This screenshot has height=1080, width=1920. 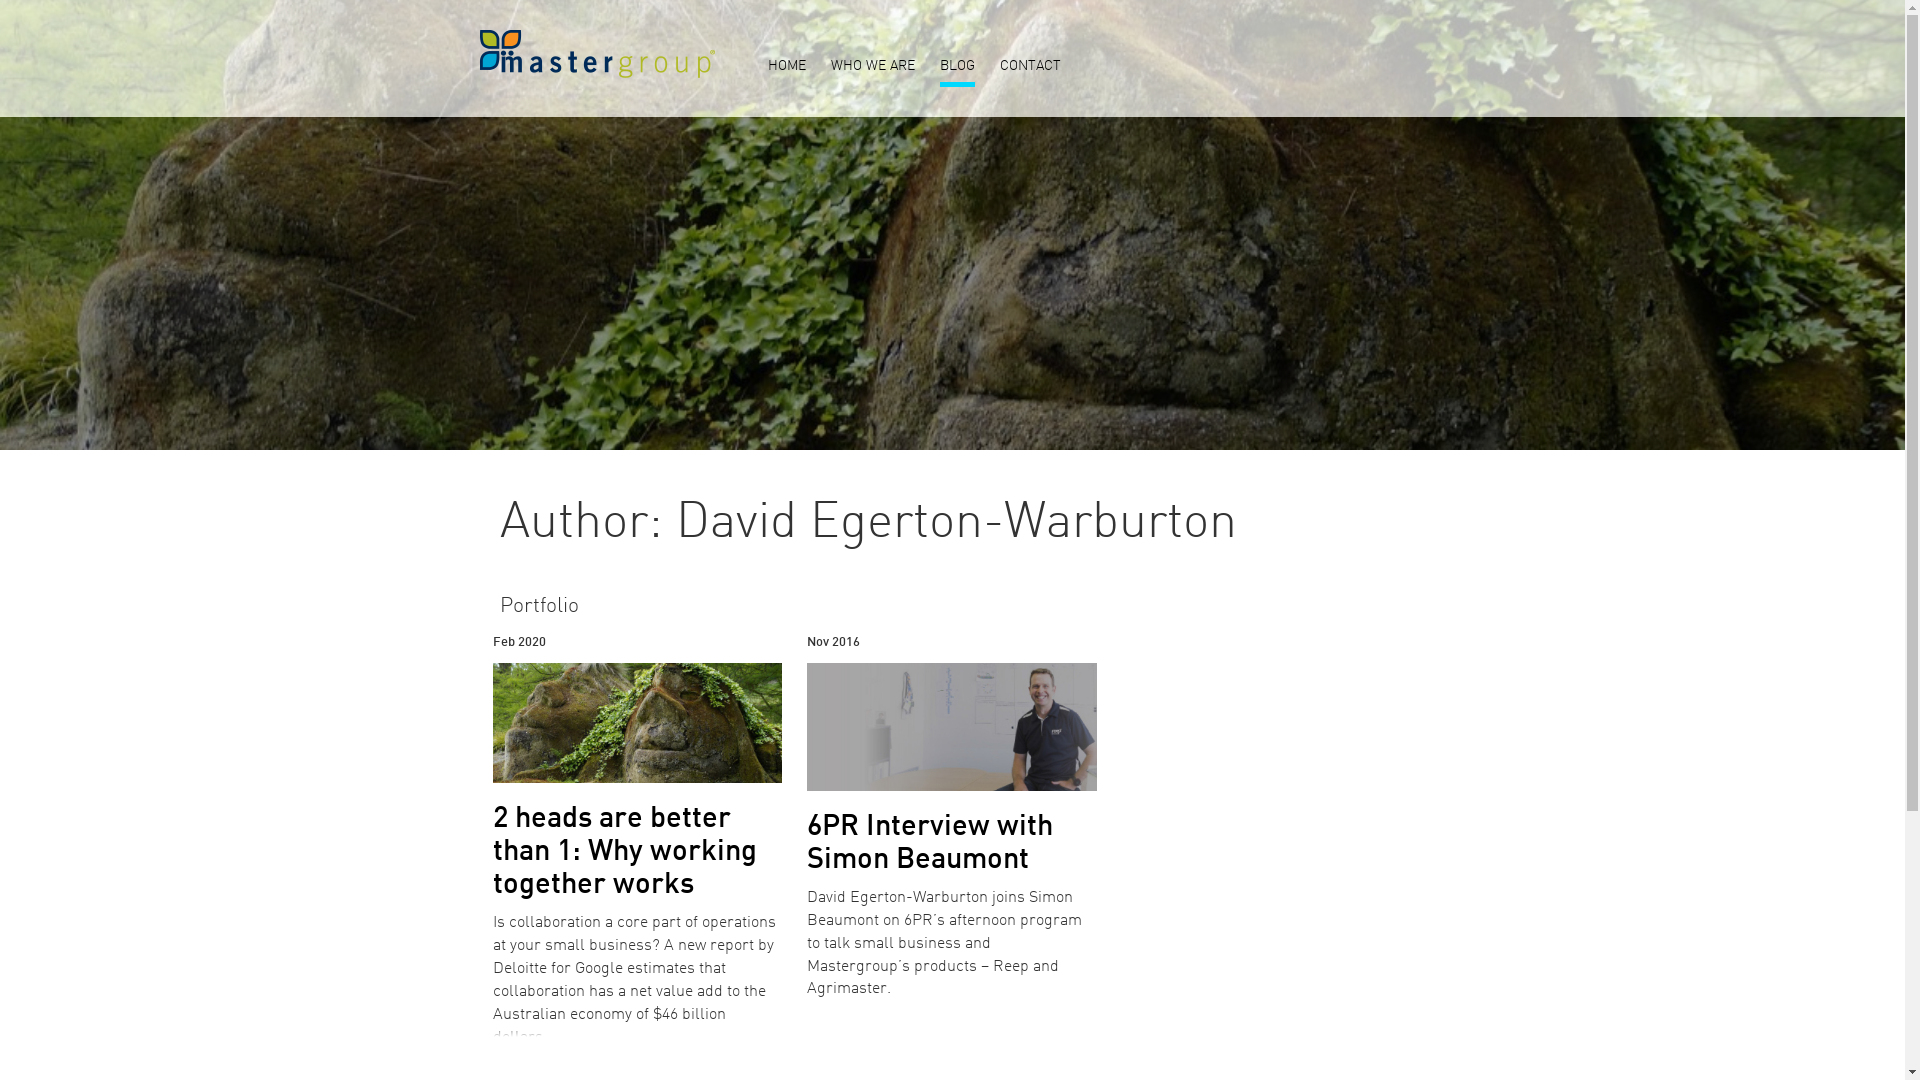 I want to click on 'CONTACT', so click(x=1030, y=67).